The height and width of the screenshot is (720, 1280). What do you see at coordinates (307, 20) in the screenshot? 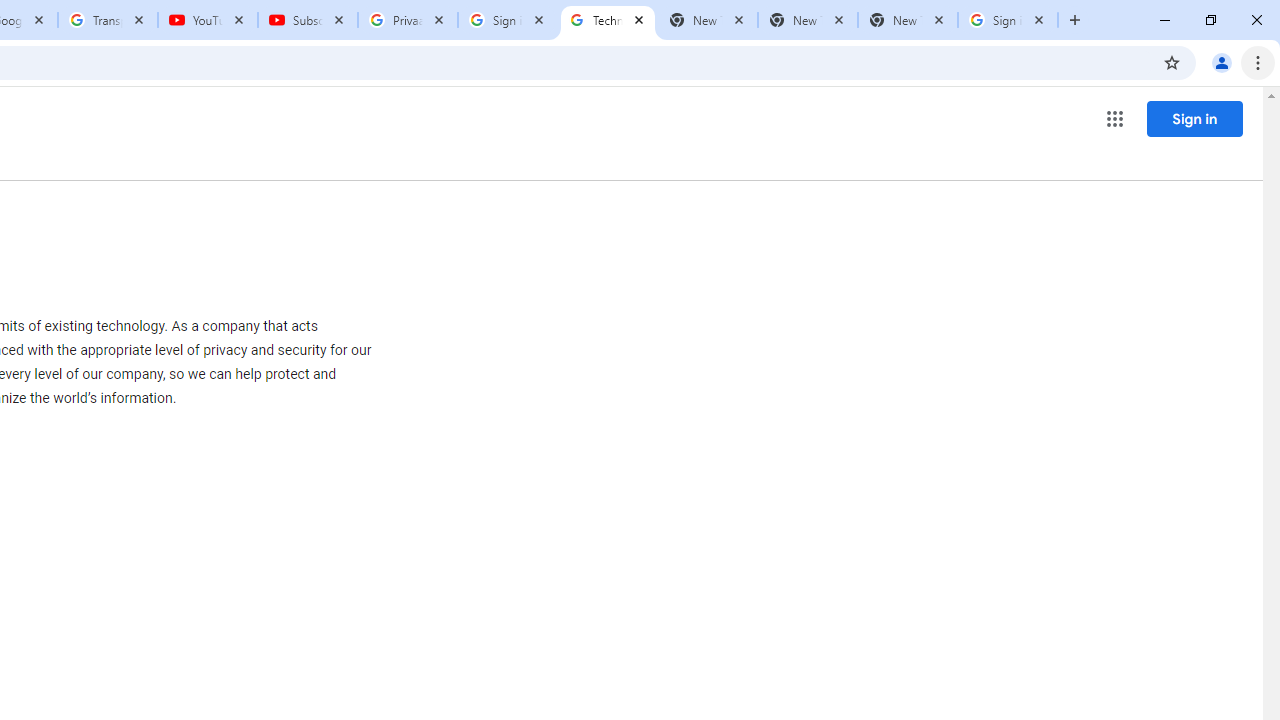
I see `'Subscriptions - YouTube'` at bounding box center [307, 20].